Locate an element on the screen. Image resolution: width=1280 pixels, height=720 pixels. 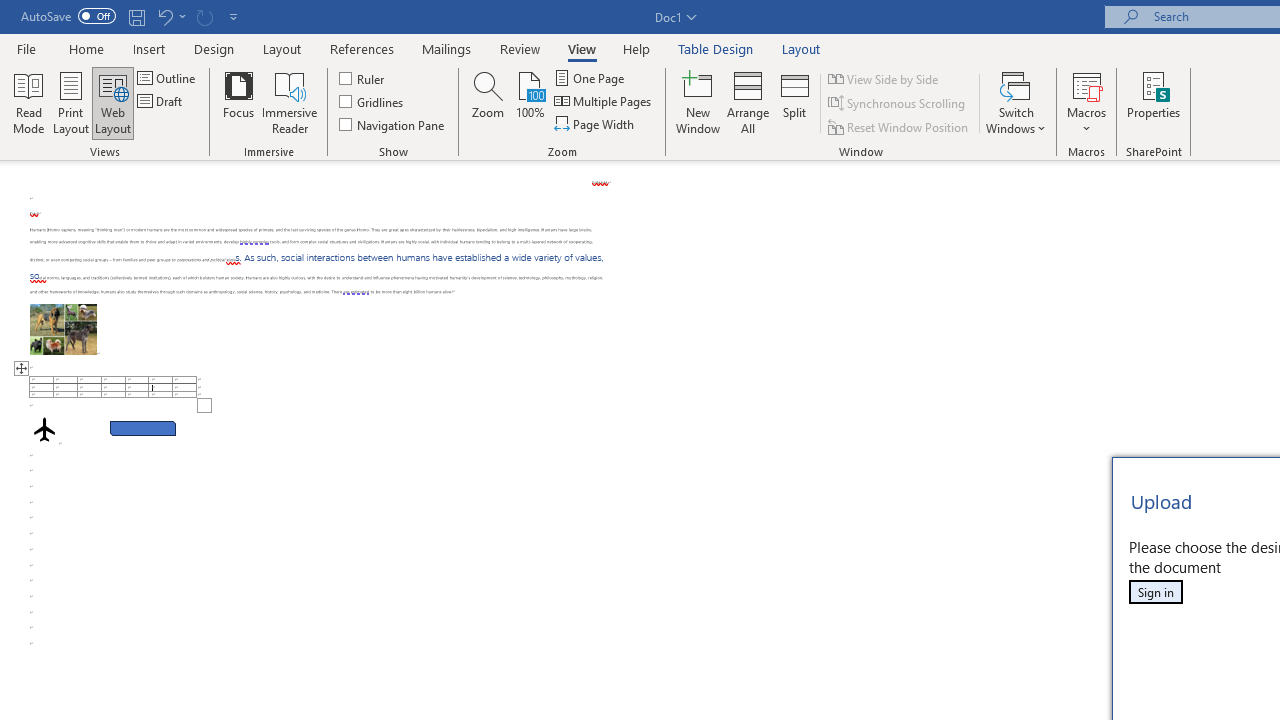
'View Macros' is located at coordinates (1085, 84).